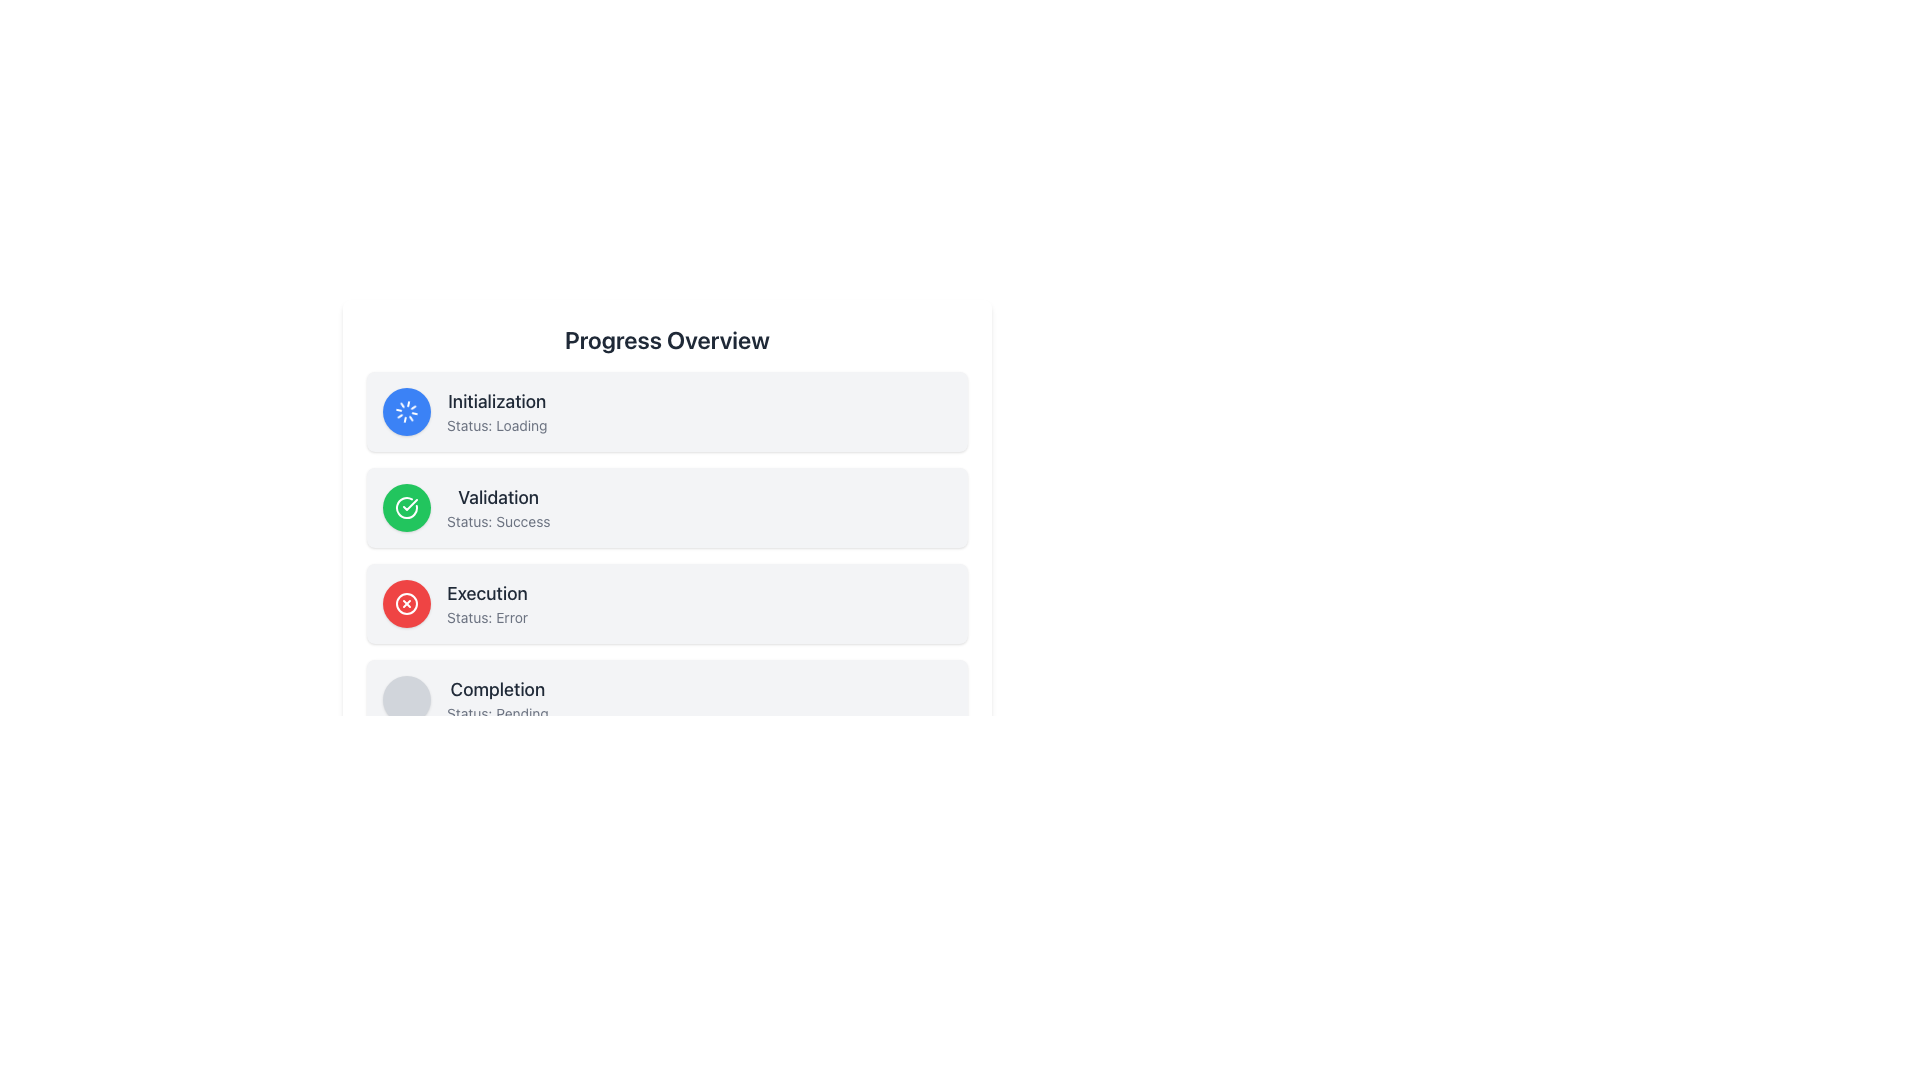 This screenshot has width=1920, height=1080. Describe the element at coordinates (406, 698) in the screenshot. I see `the circular gray button located to the left of the 'Completion' section, which is part of the progress steps list, to perform a contextual action if supported` at that location.